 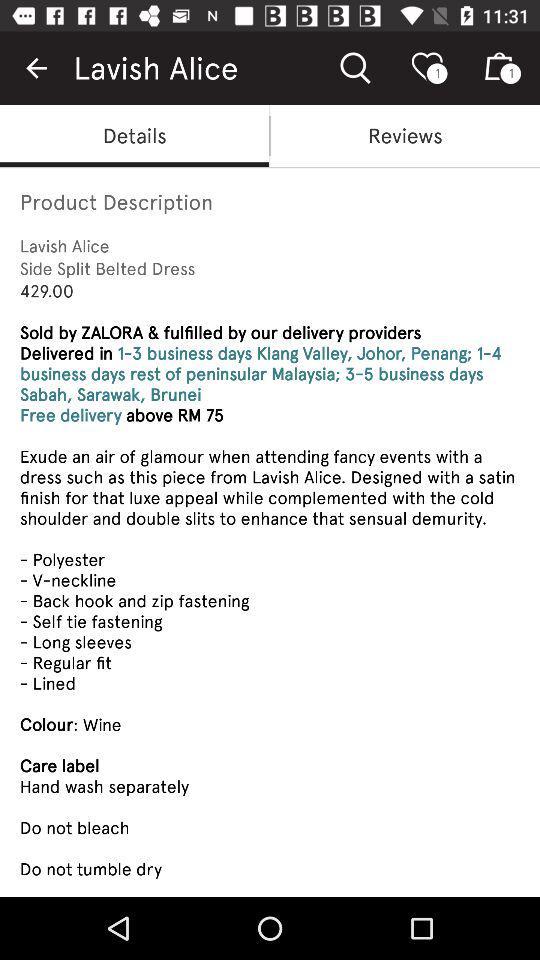 What do you see at coordinates (405, 134) in the screenshot?
I see `reviews` at bounding box center [405, 134].